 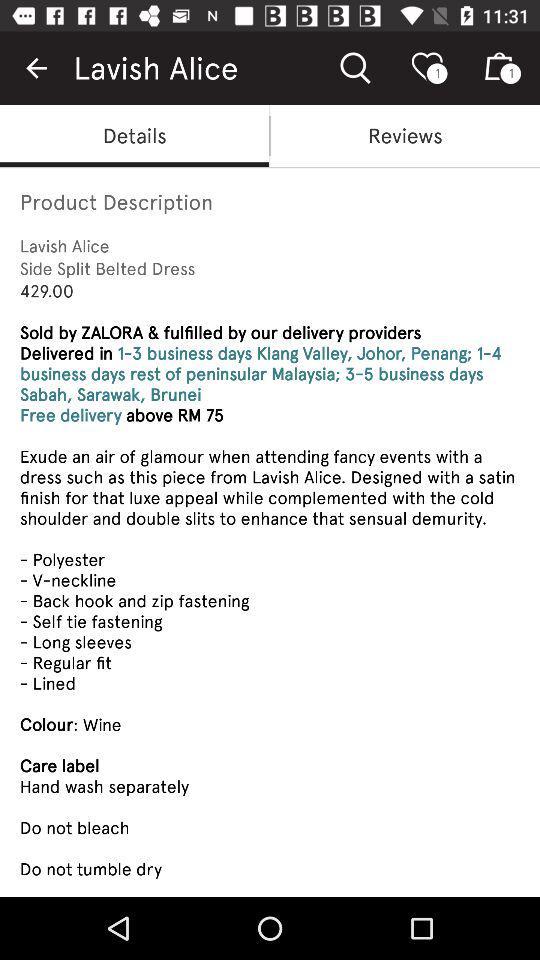 What do you see at coordinates (405, 134) in the screenshot?
I see `reviews` at bounding box center [405, 134].